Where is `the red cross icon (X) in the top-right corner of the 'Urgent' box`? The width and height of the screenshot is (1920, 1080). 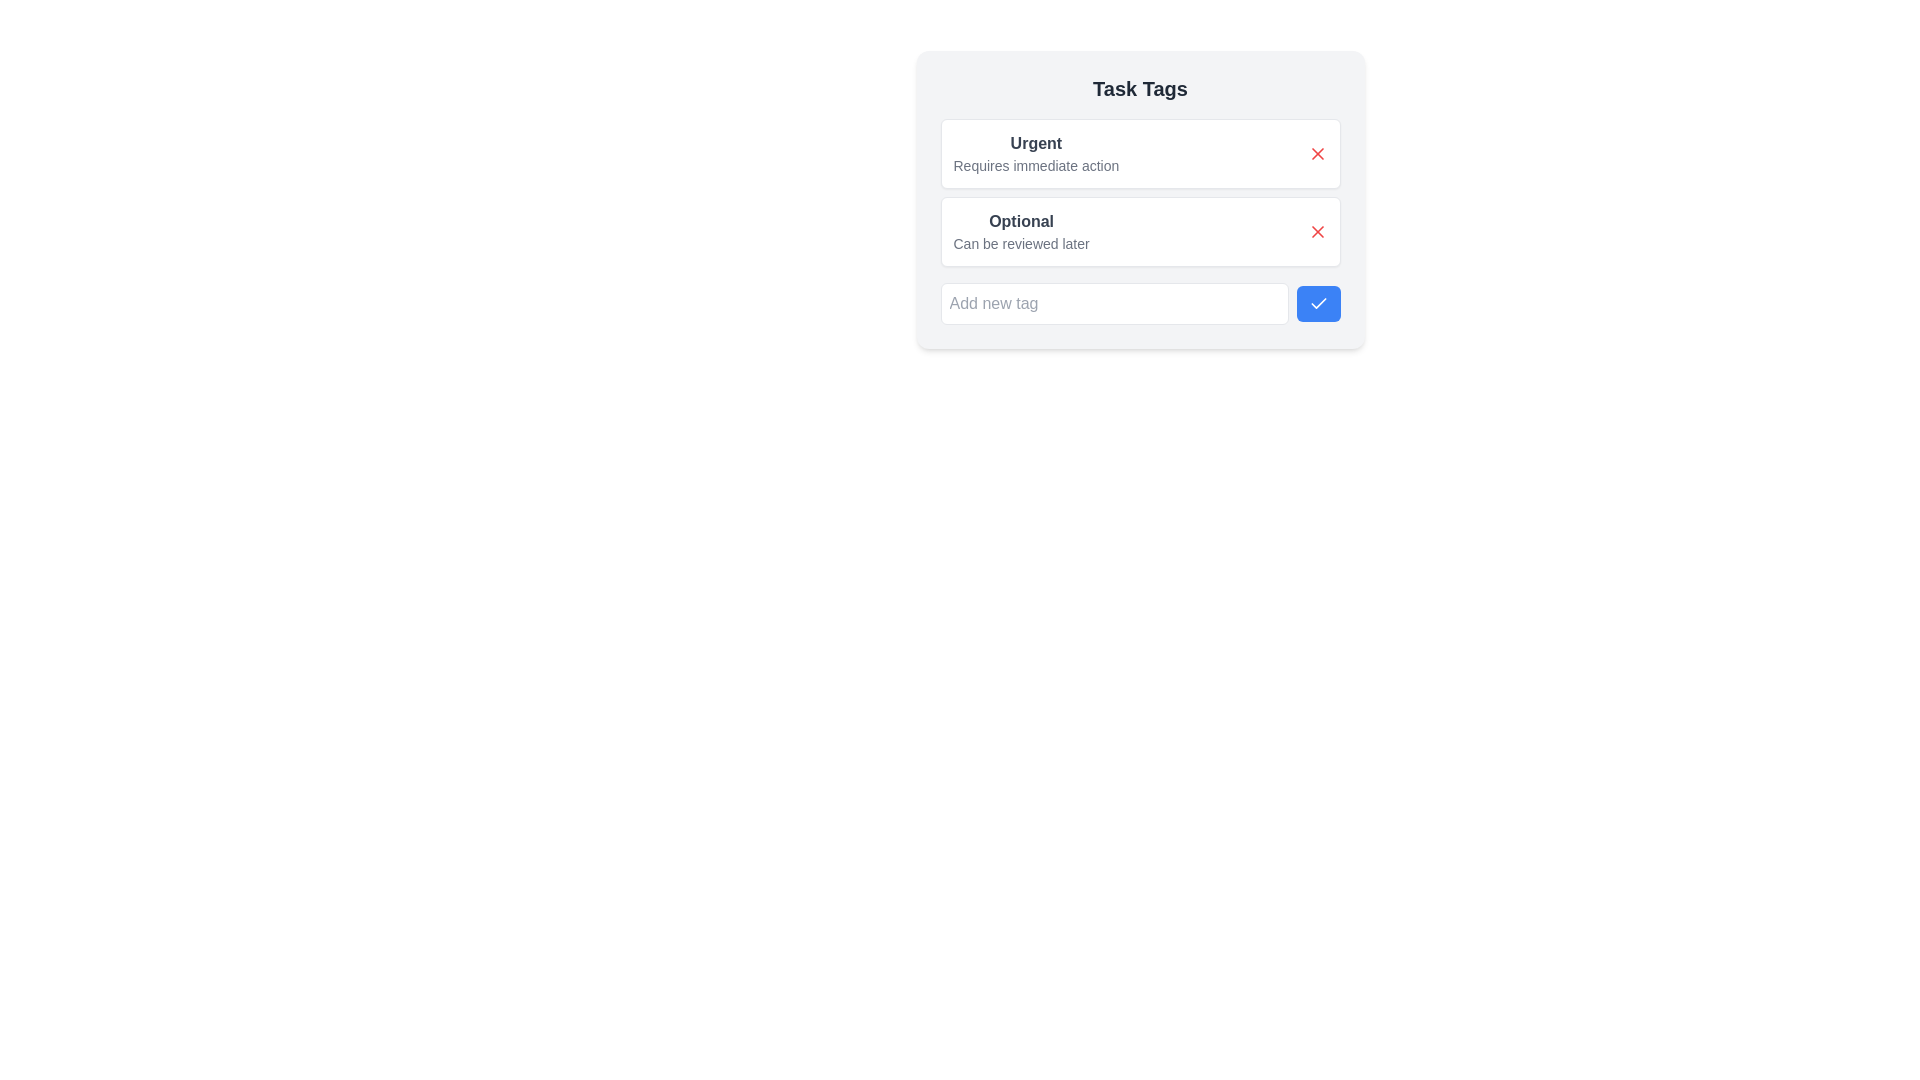
the red cross icon (X) in the top-right corner of the 'Urgent' box is located at coordinates (1317, 153).